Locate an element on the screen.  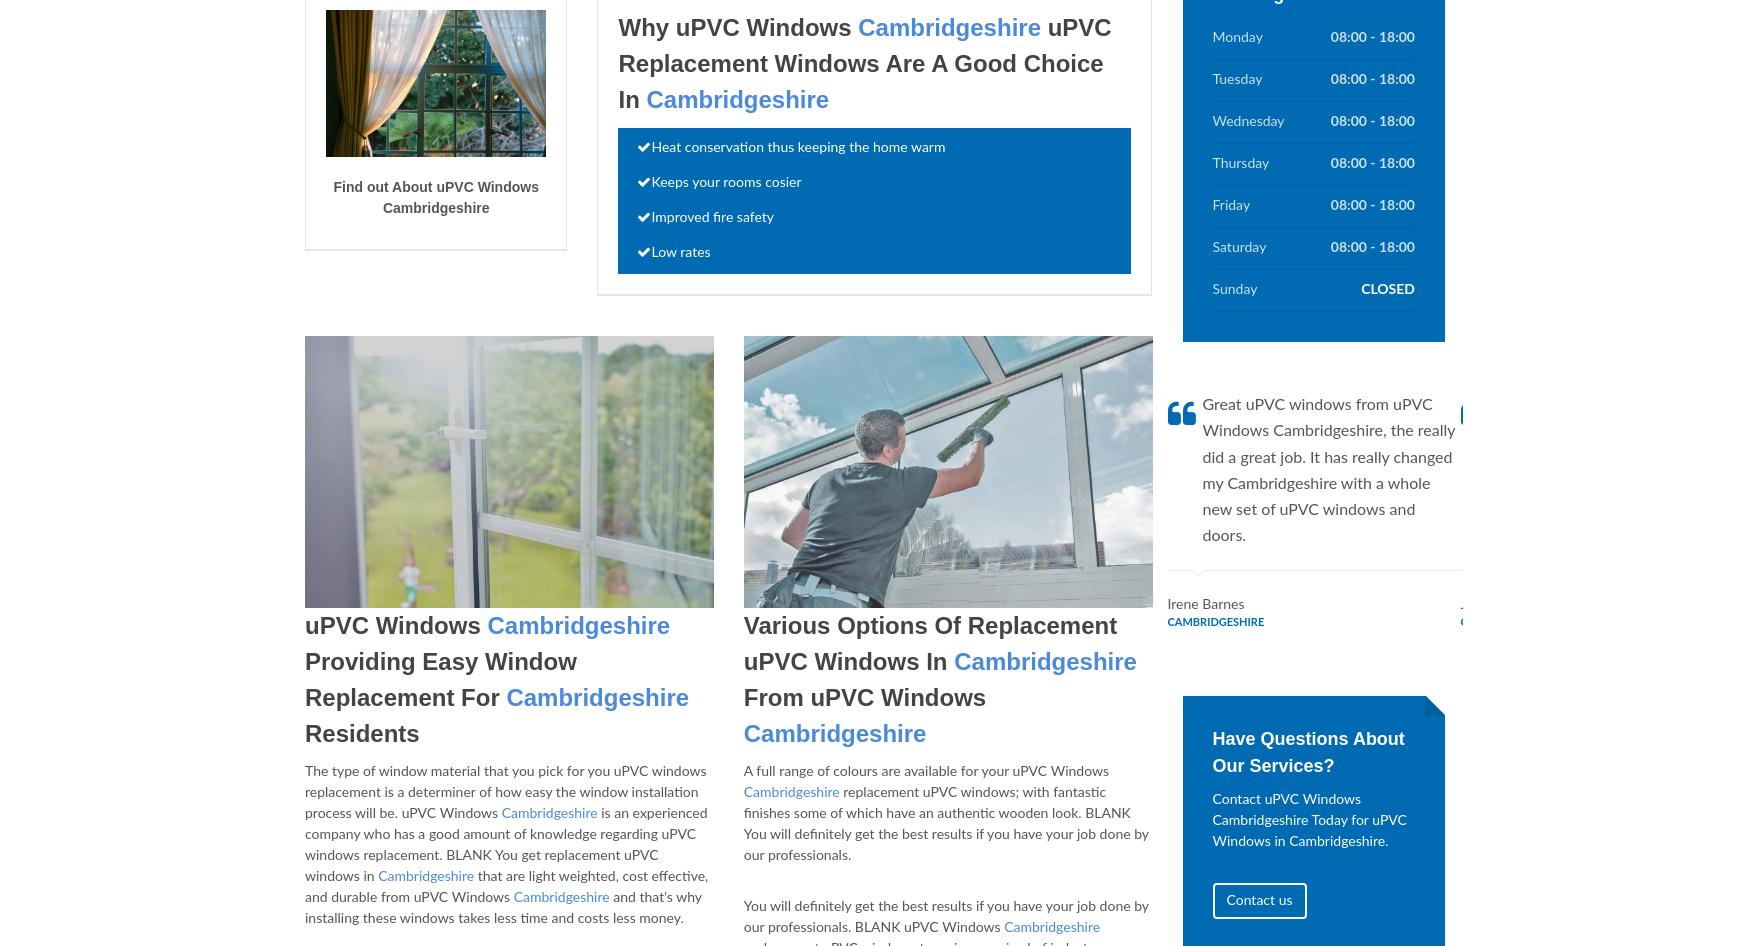
'Keeps your rooms cosier' is located at coordinates (726, 182).